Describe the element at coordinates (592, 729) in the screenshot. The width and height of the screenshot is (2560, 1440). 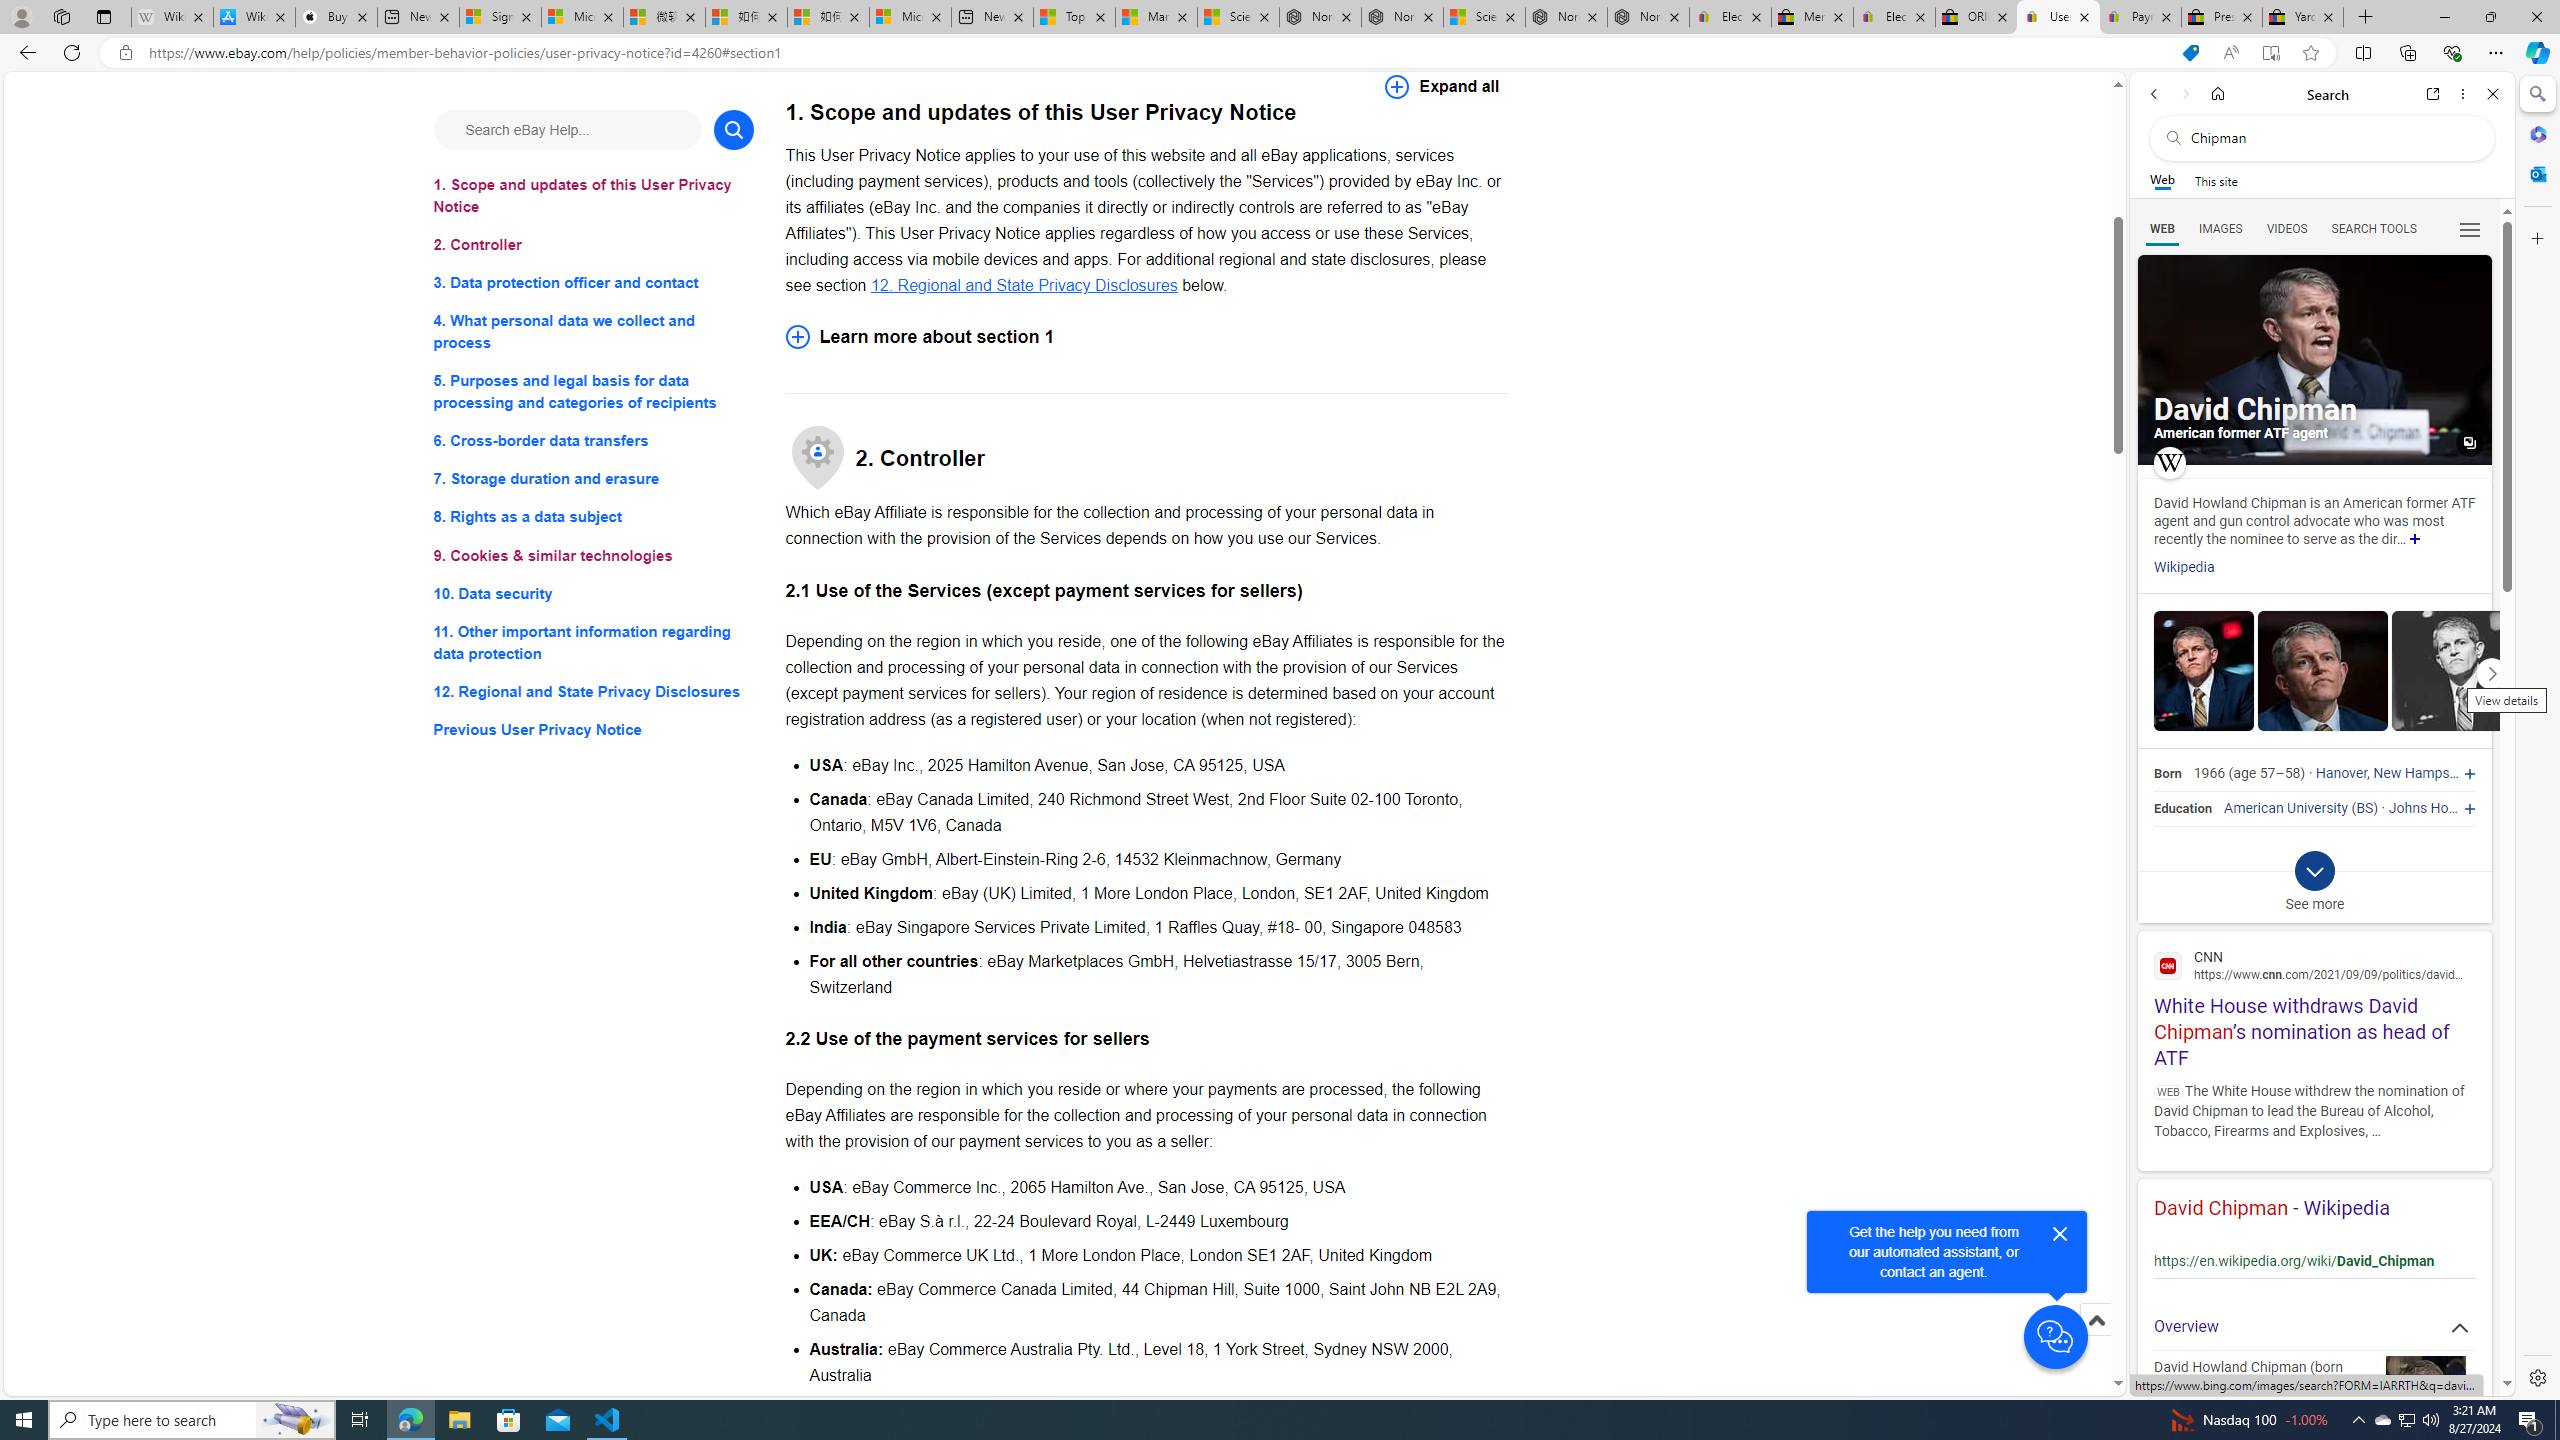
I see `'Previous User Privacy Notice'` at that location.